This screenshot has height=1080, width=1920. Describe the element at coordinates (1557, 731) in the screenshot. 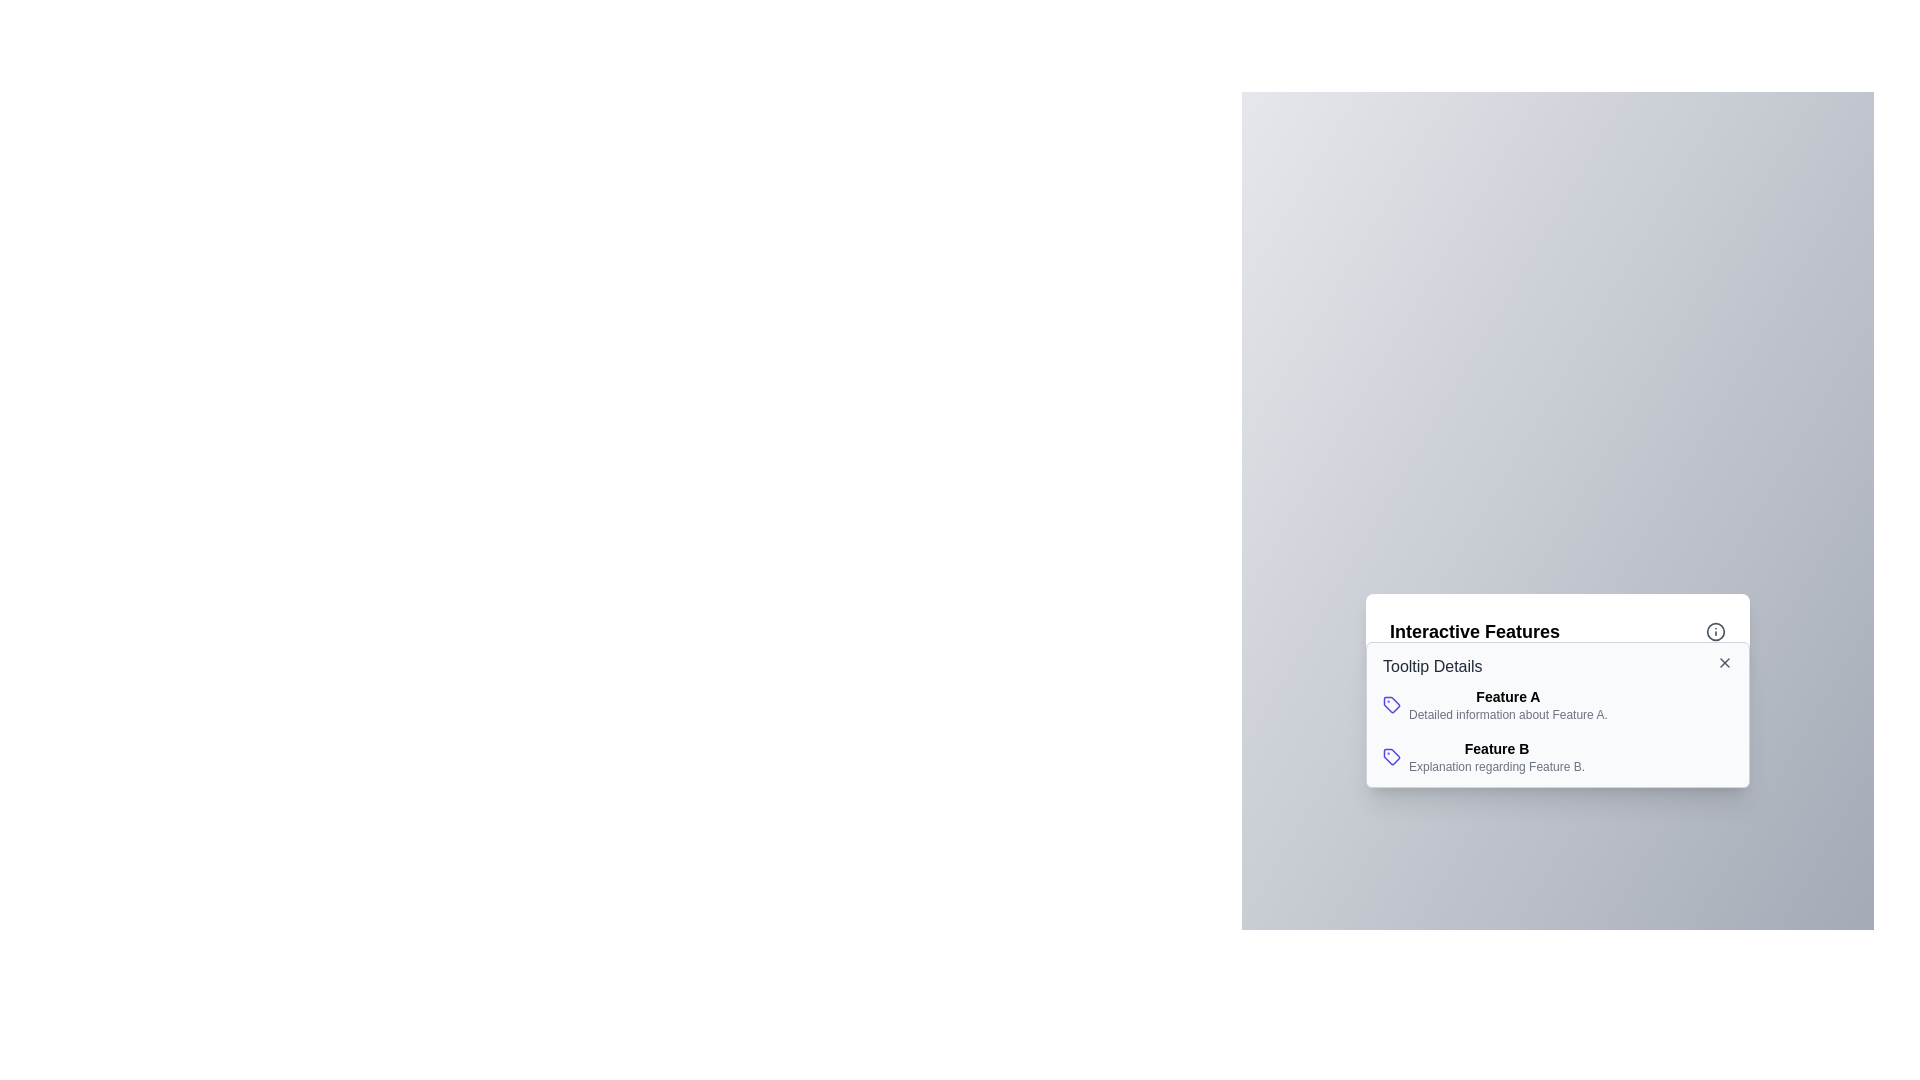

I see `information presented in the tooltip content section displaying detailed explanations for 'Feature A' and 'Feature B' located within the 'Interactive Features' tooltip interface` at that location.